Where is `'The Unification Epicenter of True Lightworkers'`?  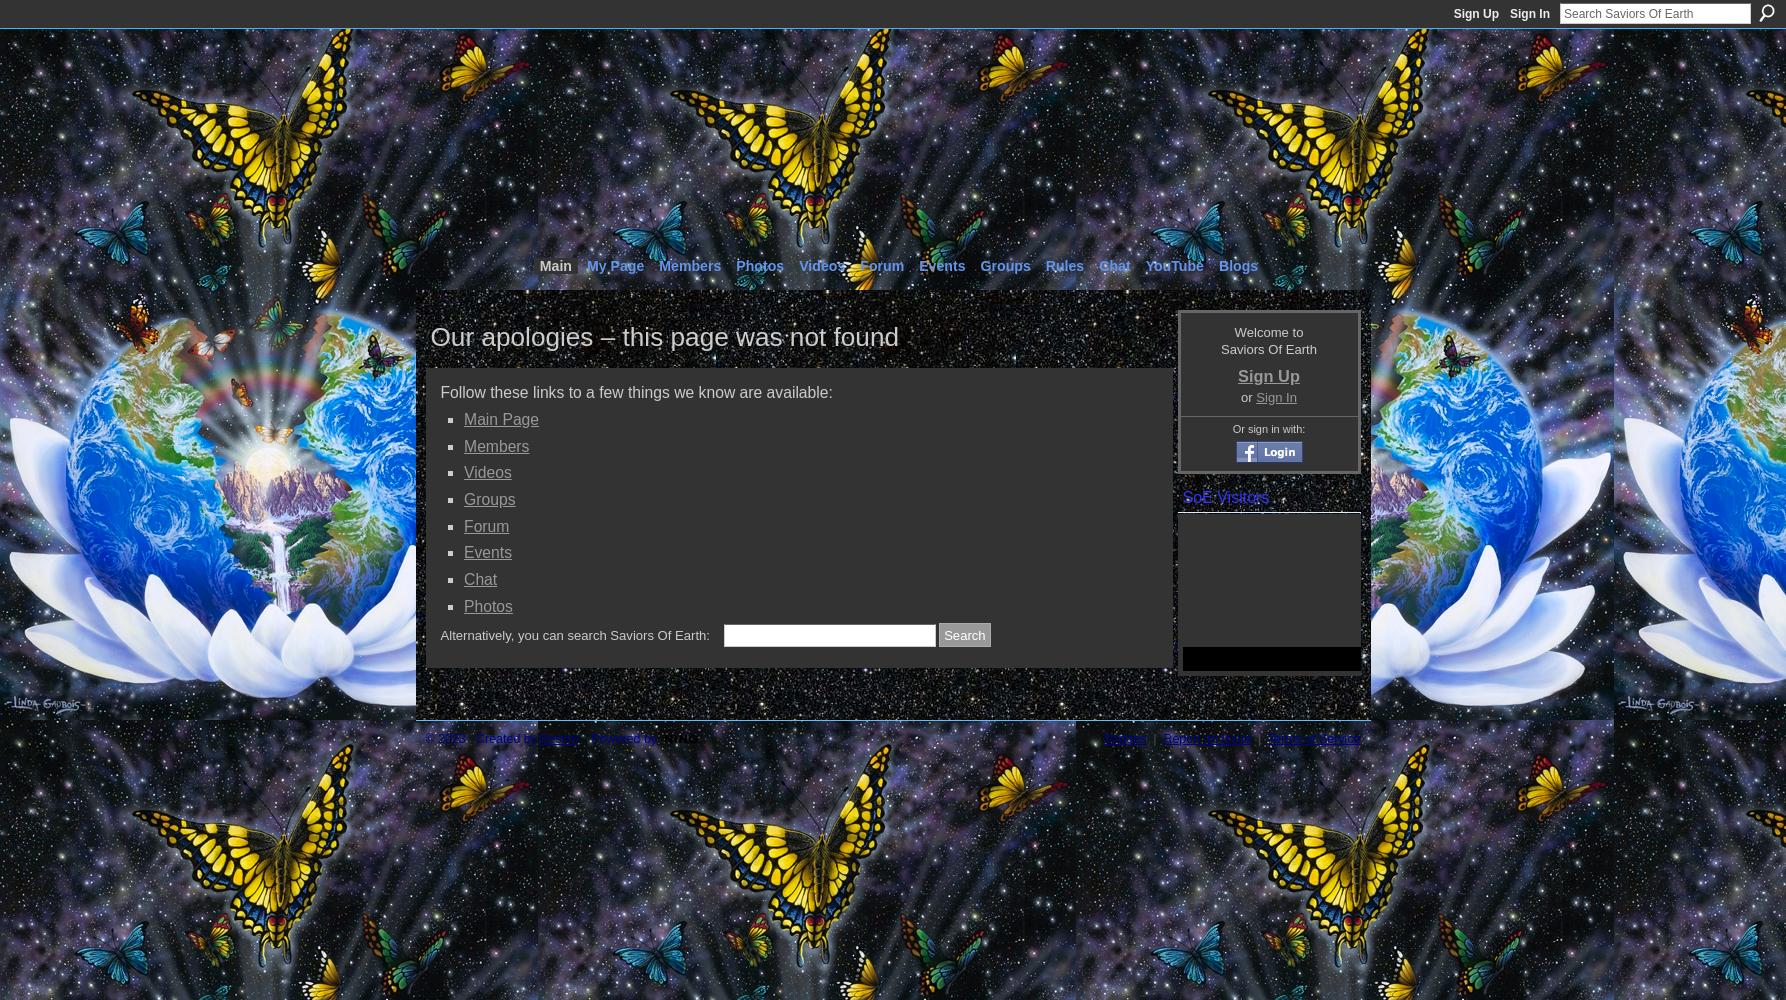
'The Unification Epicenter of True Lightworkers' is located at coordinates (717, 218).